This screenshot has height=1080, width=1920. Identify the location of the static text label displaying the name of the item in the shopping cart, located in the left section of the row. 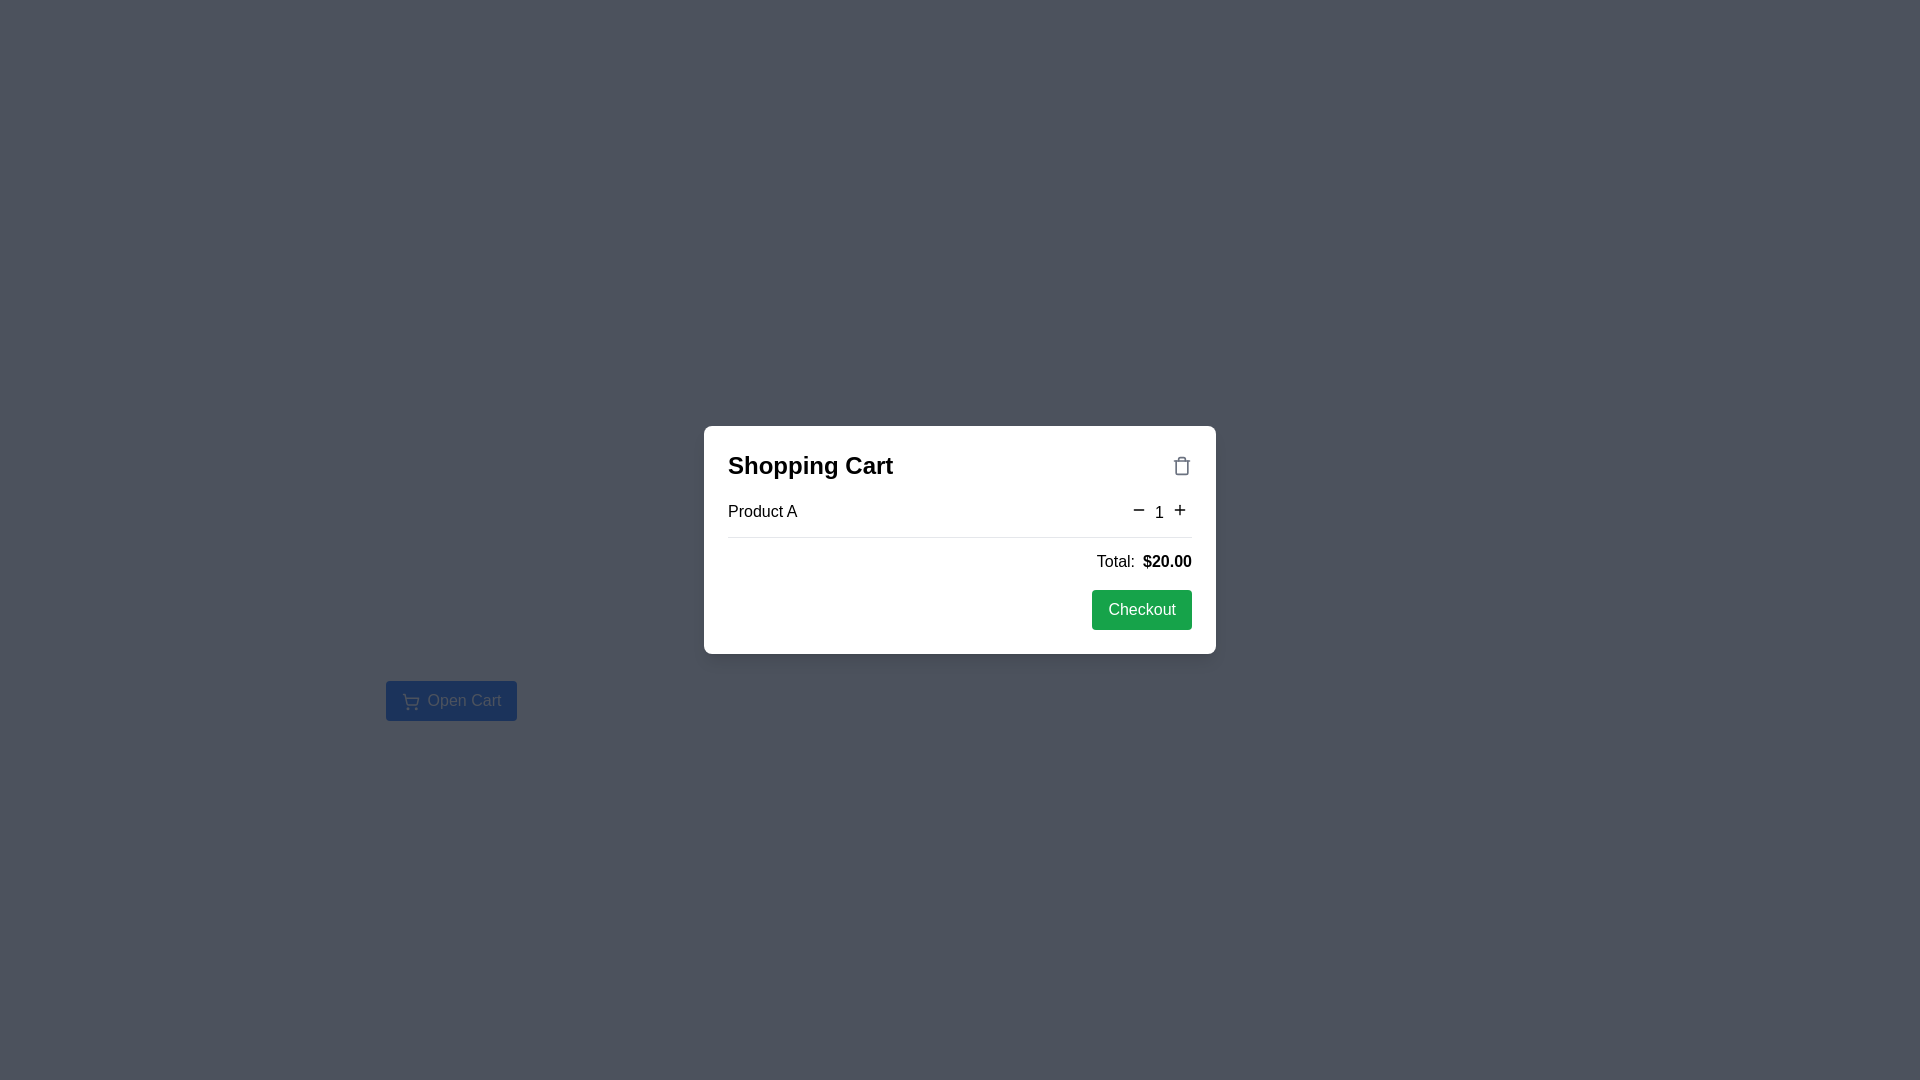
(761, 510).